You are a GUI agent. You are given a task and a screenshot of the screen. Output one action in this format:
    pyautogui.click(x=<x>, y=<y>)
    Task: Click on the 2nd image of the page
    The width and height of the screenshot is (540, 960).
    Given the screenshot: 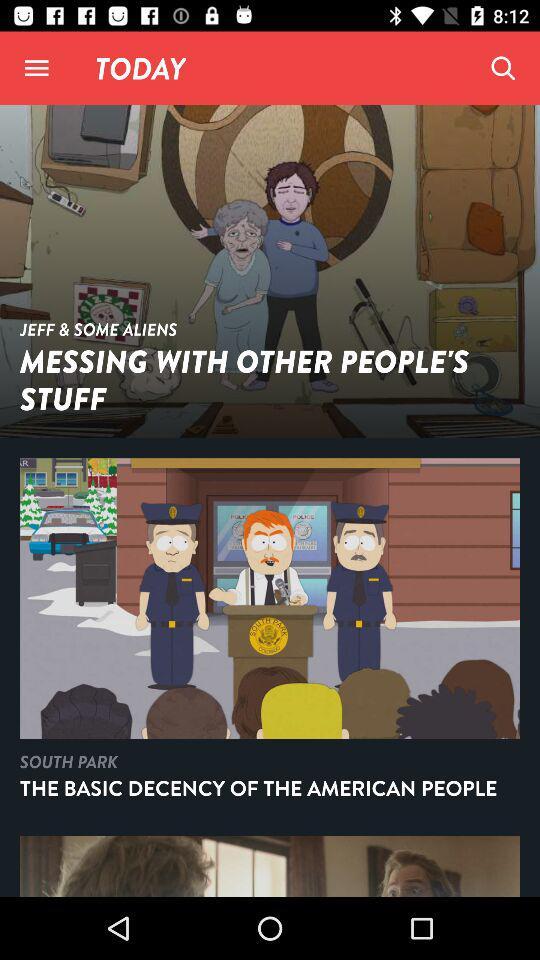 What is the action you would take?
    pyautogui.click(x=270, y=635)
    